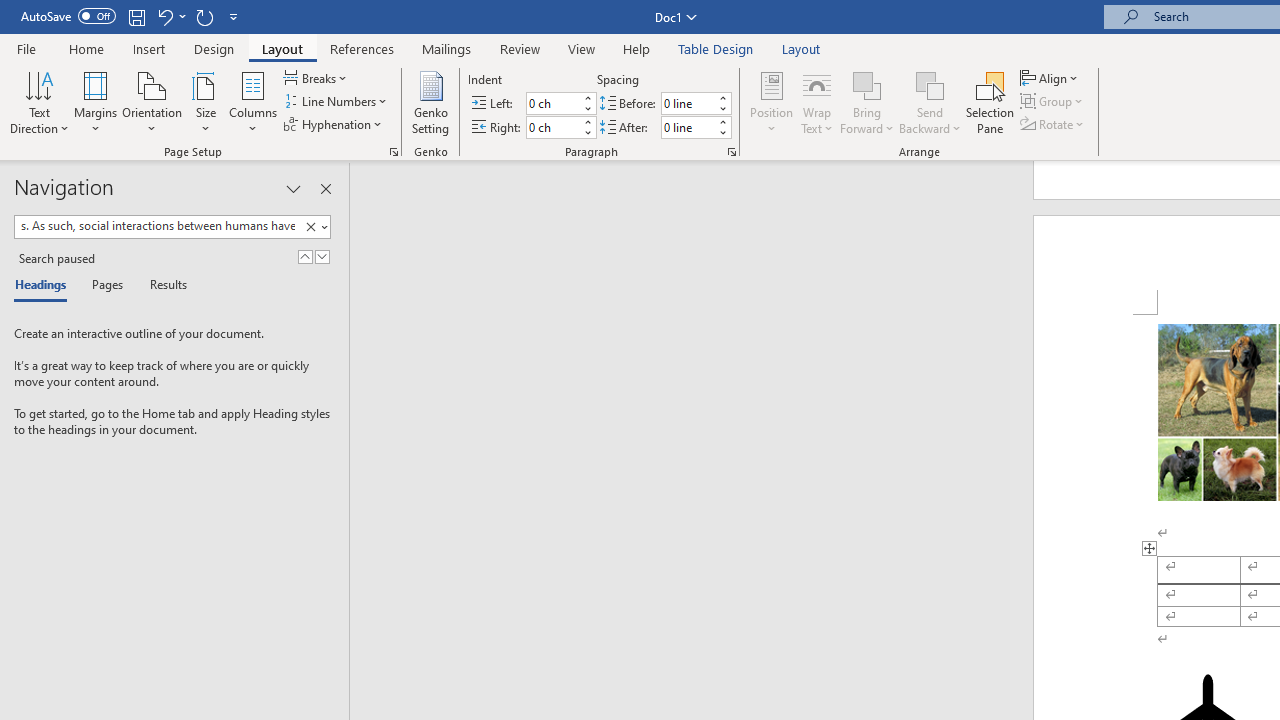 The height and width of the screenshot is (720, 1280). Describe the element at coordinates (164, 16) in the screenshot. I see `'Undo Style'` at that location.